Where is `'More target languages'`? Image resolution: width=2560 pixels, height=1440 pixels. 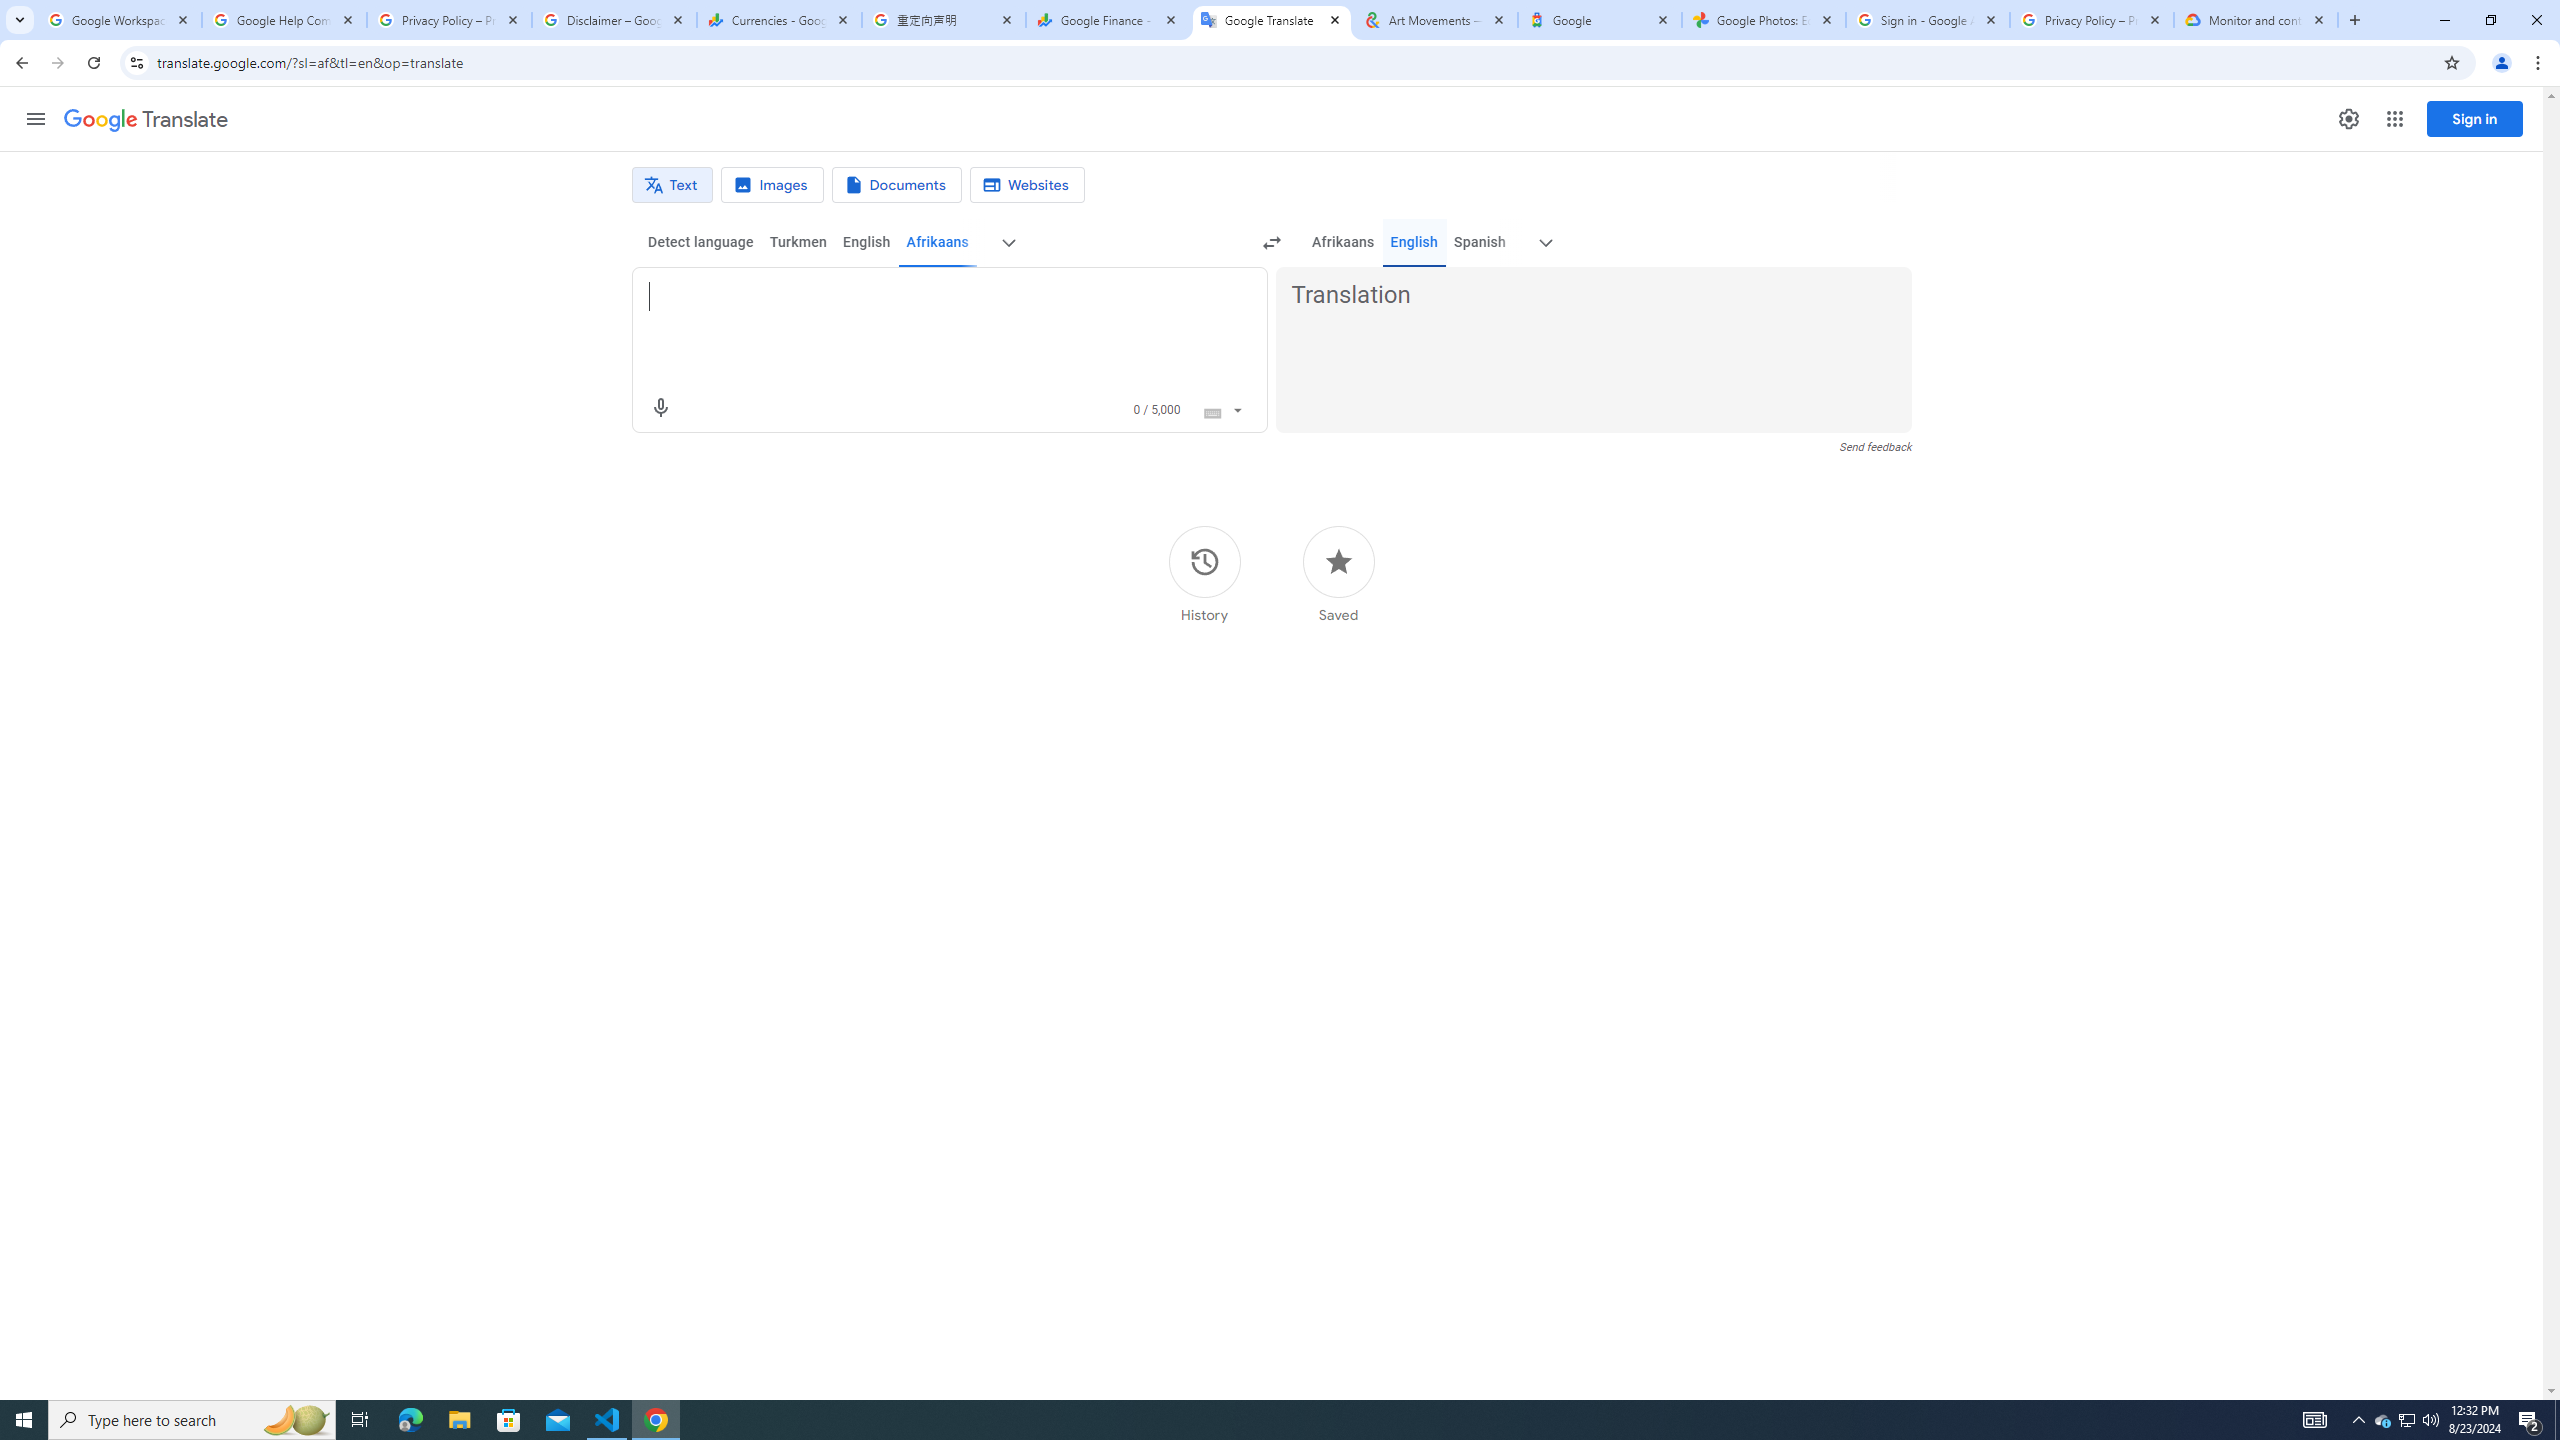
'More target languages' is located at coordinates (1545, 242).